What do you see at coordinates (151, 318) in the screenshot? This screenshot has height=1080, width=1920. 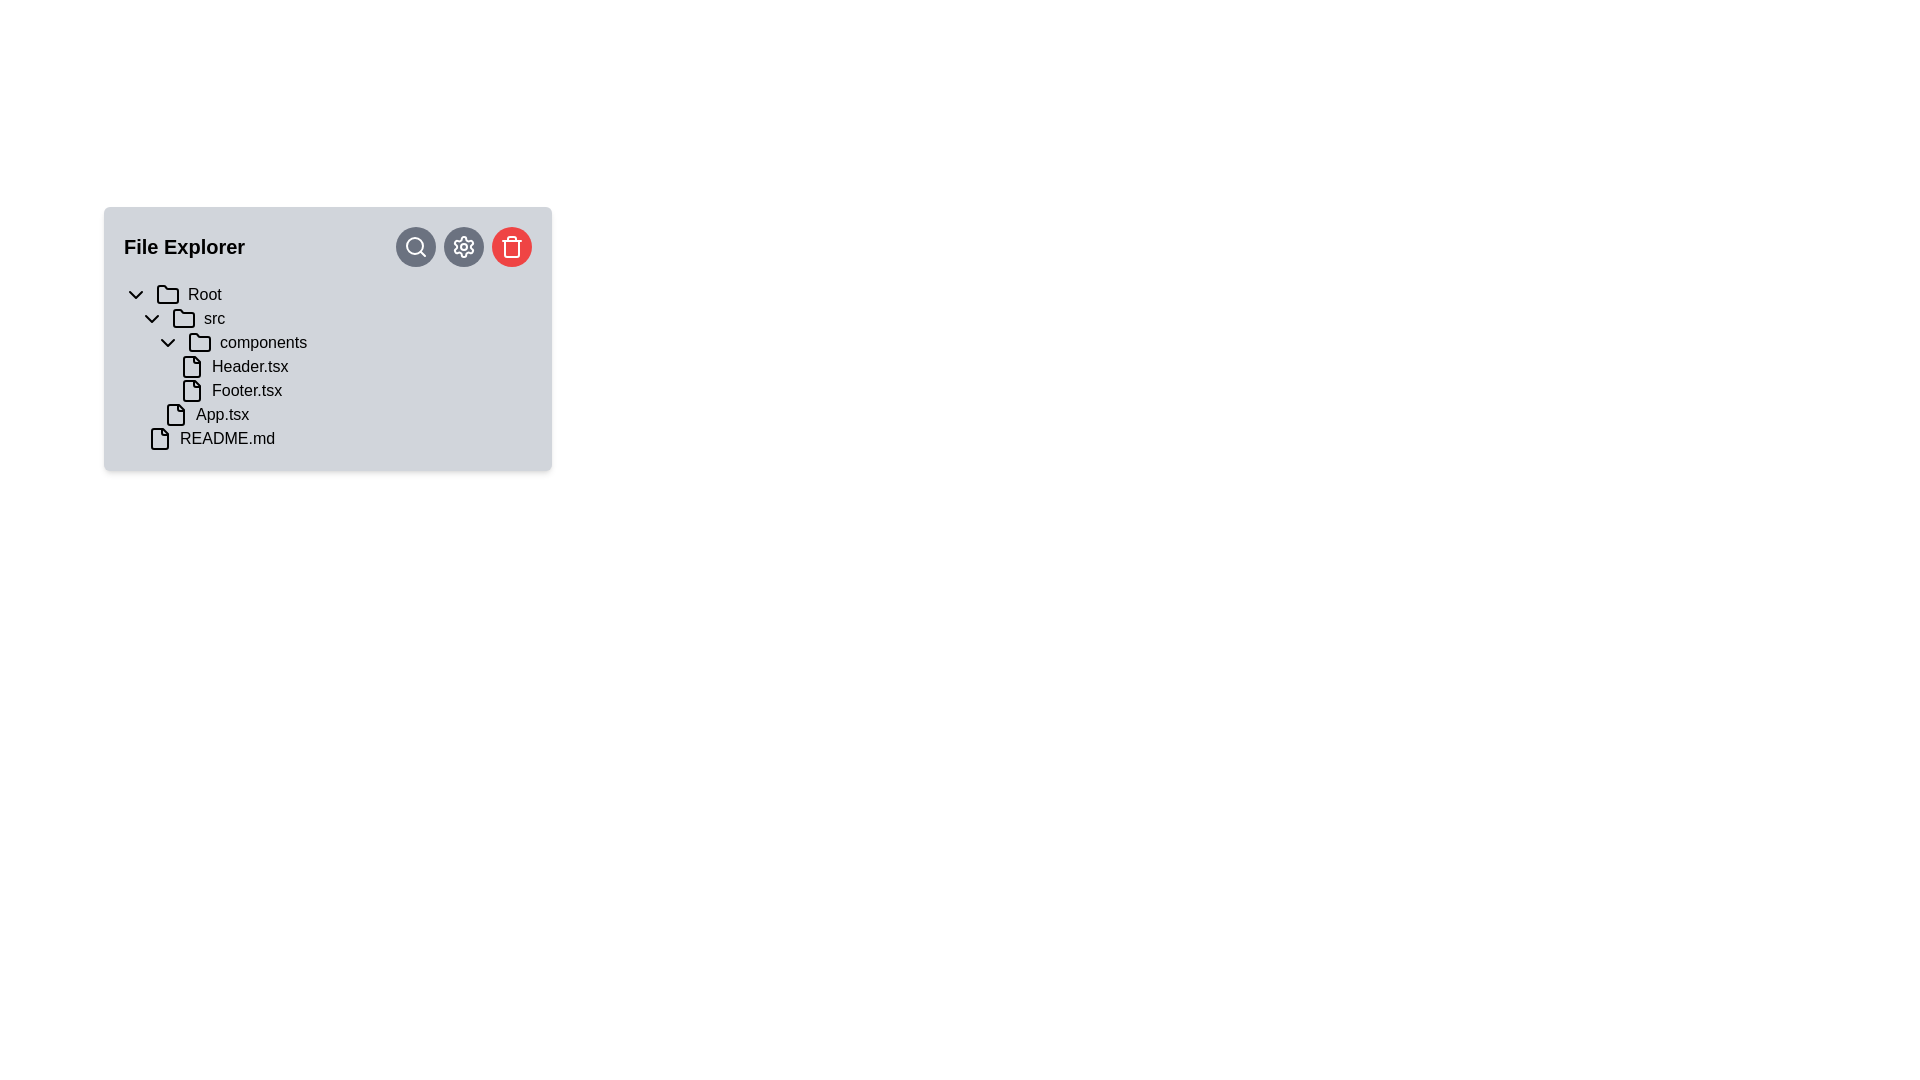 I see `the toggle button located to the left of the 'src' label` at bounding box center [151, 318].